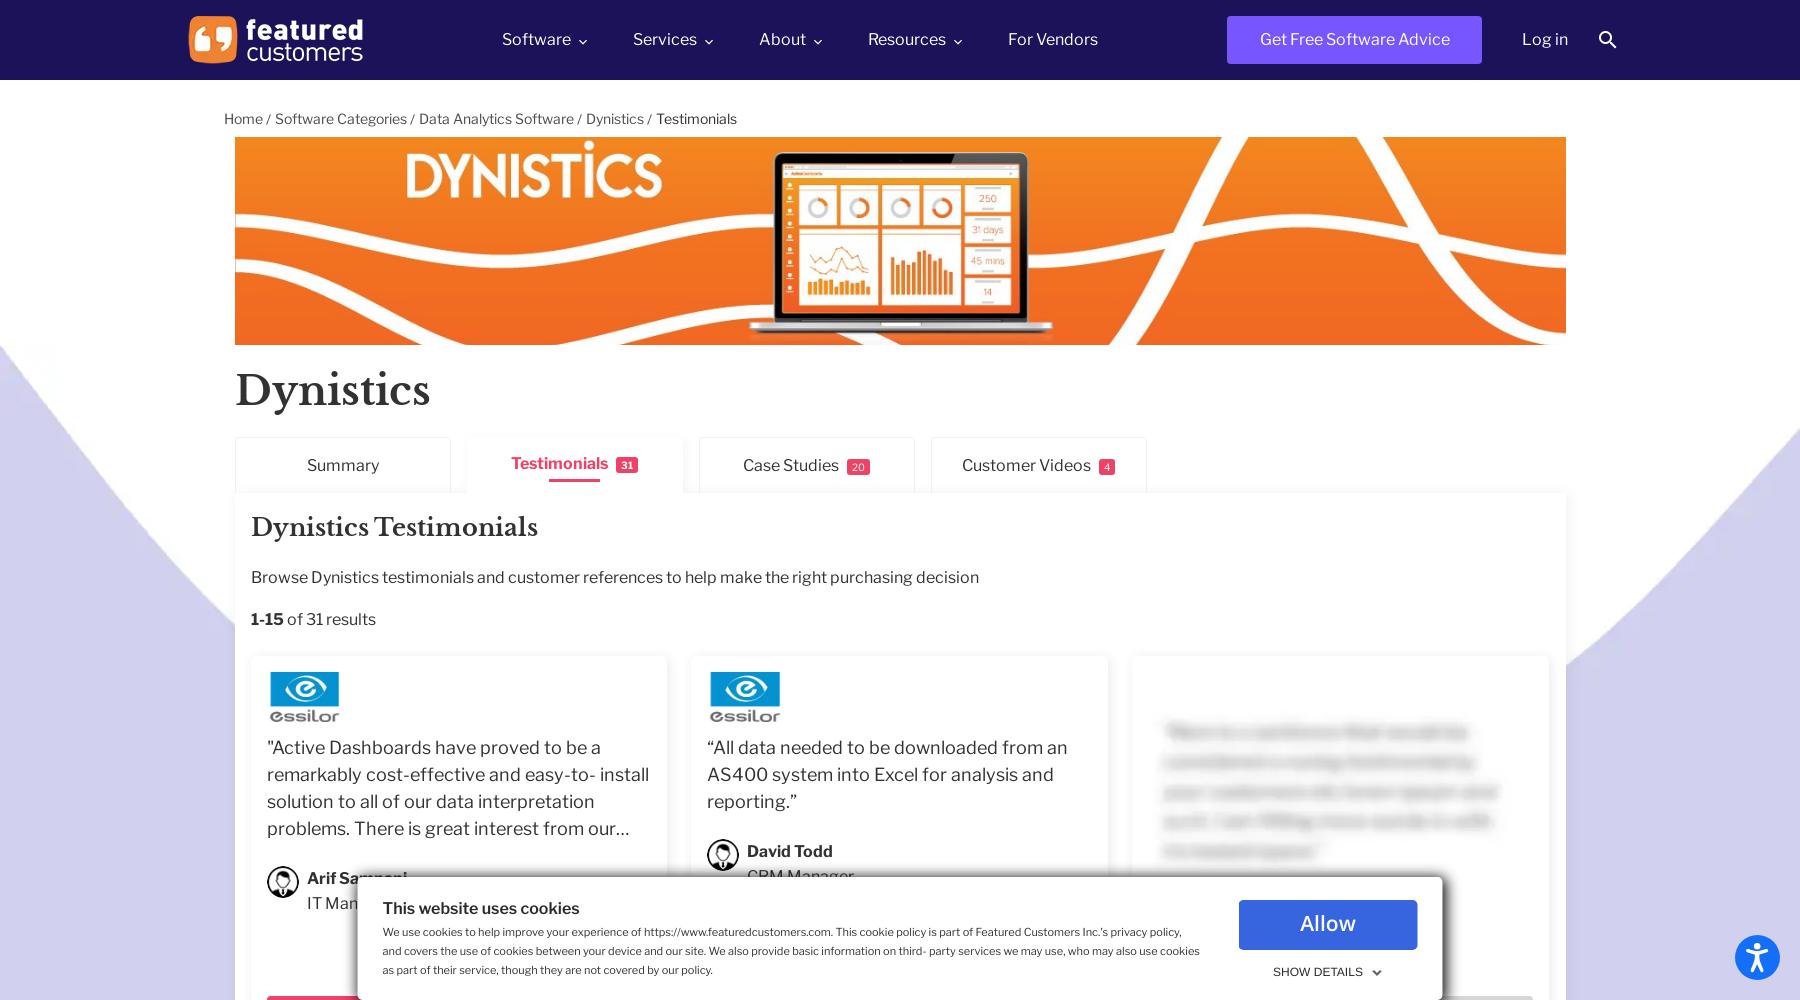 This screenshot has width=1800, height=1000. What do you see at coordinates (790, 850) in the screenshot?
I see `'David Todd'` at bounding box center [790, 850].